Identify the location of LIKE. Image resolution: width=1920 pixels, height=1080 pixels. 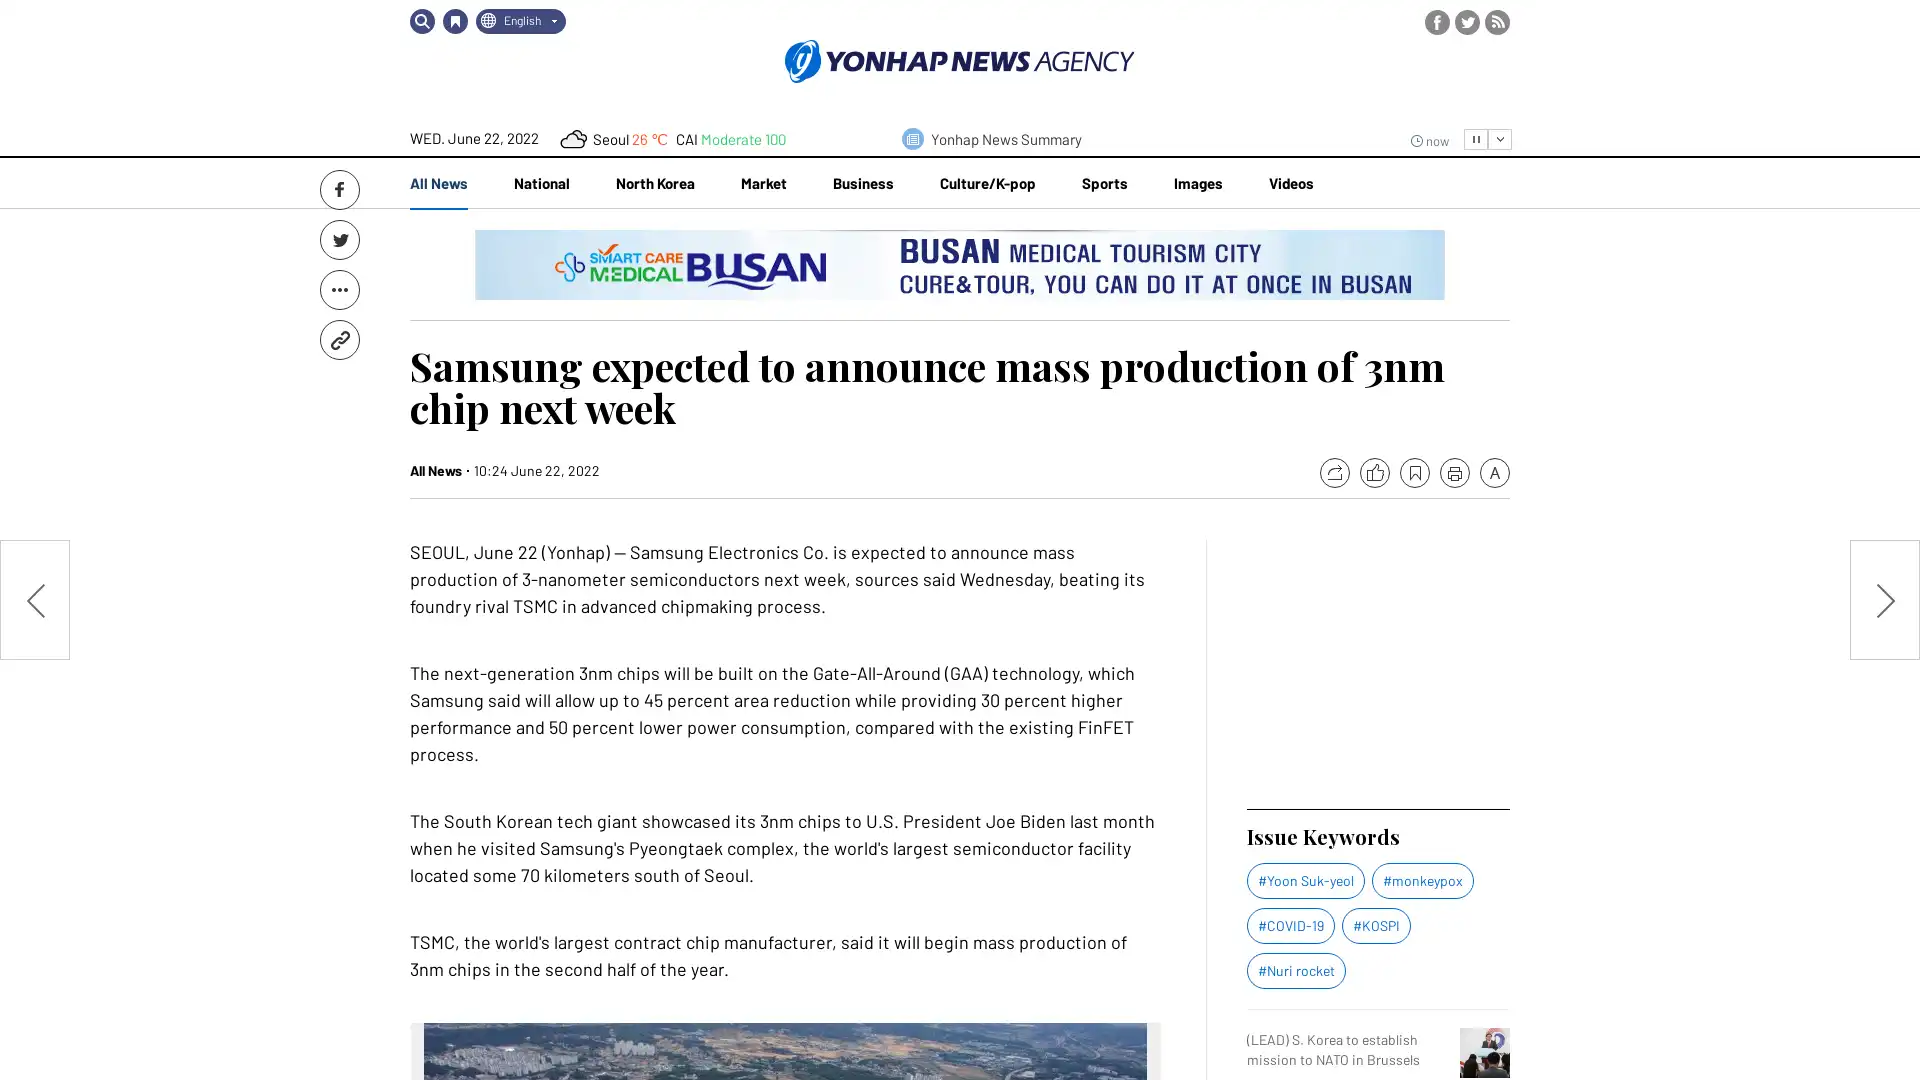
(1373, 473).